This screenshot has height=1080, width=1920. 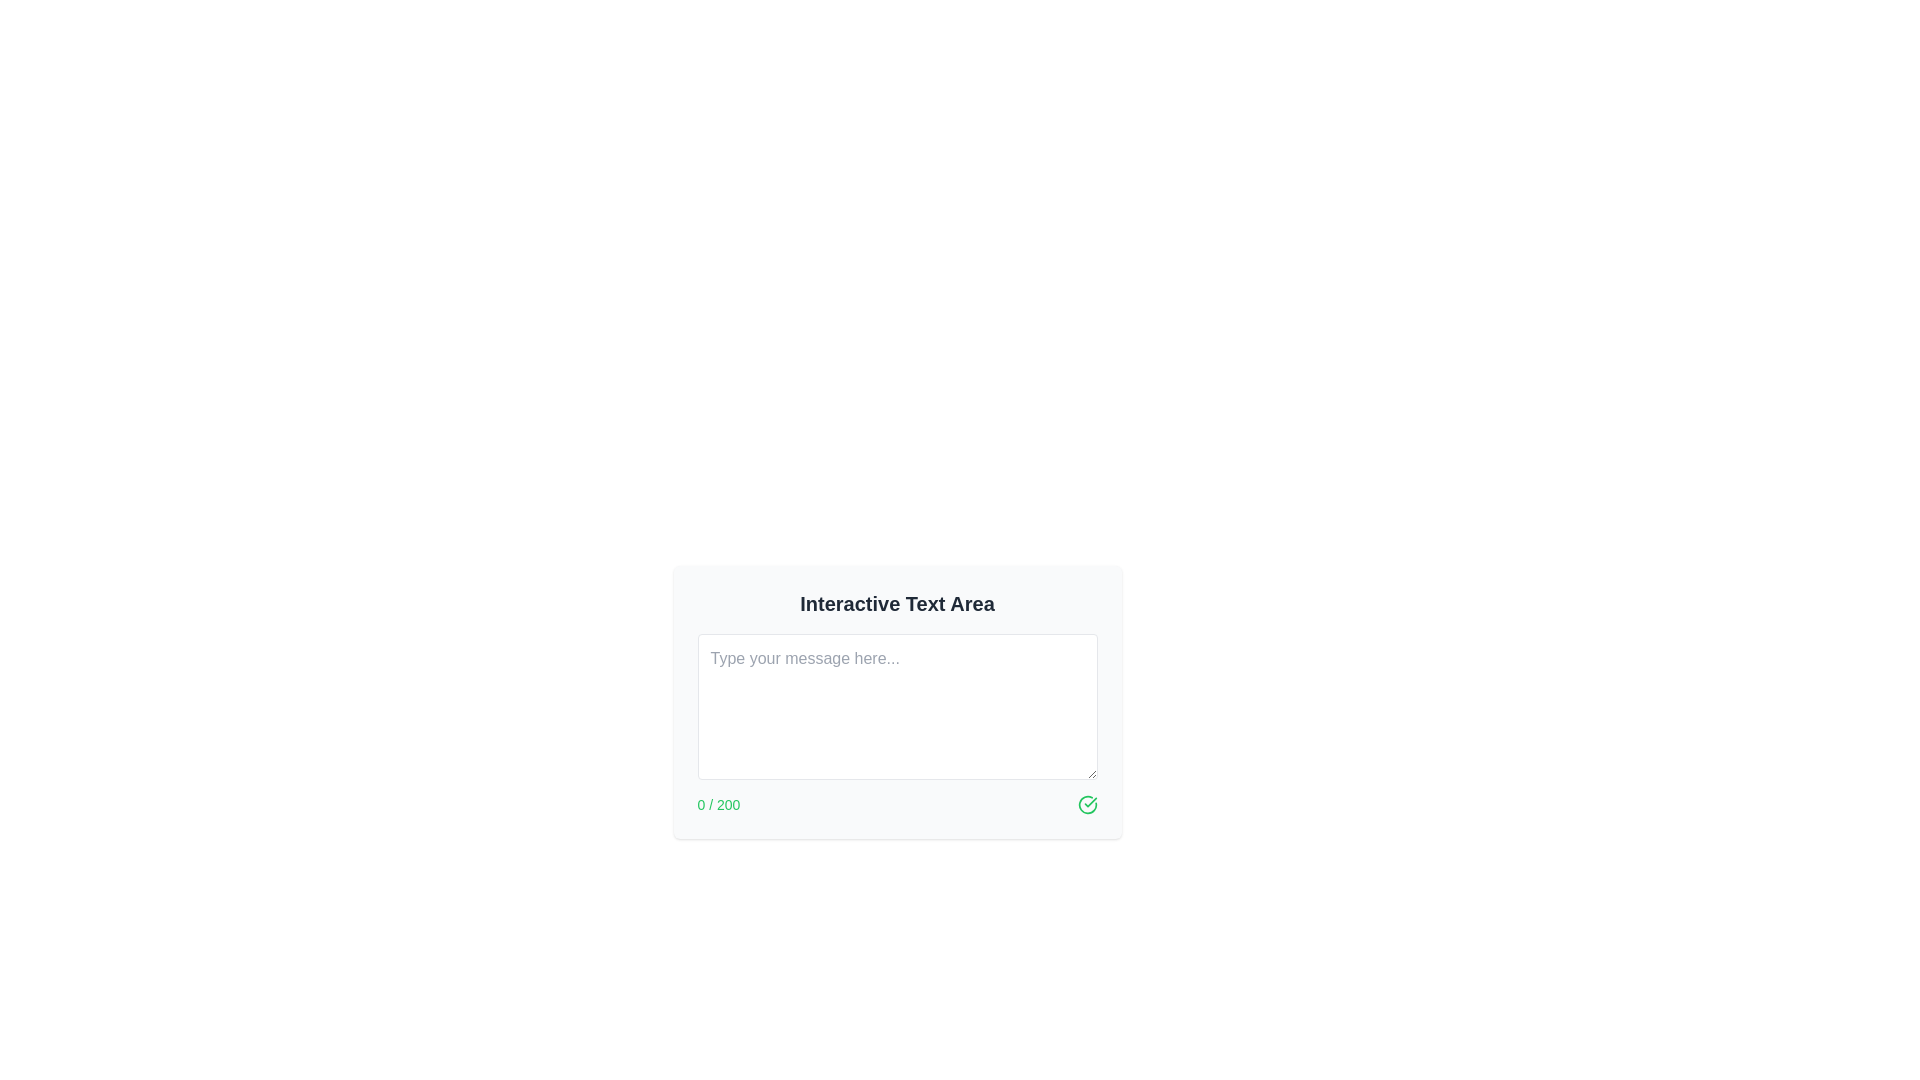 I want to click on the bold text labeled 'Interactive Text Area' located at the top of a card component, so click(x=896, y=603).